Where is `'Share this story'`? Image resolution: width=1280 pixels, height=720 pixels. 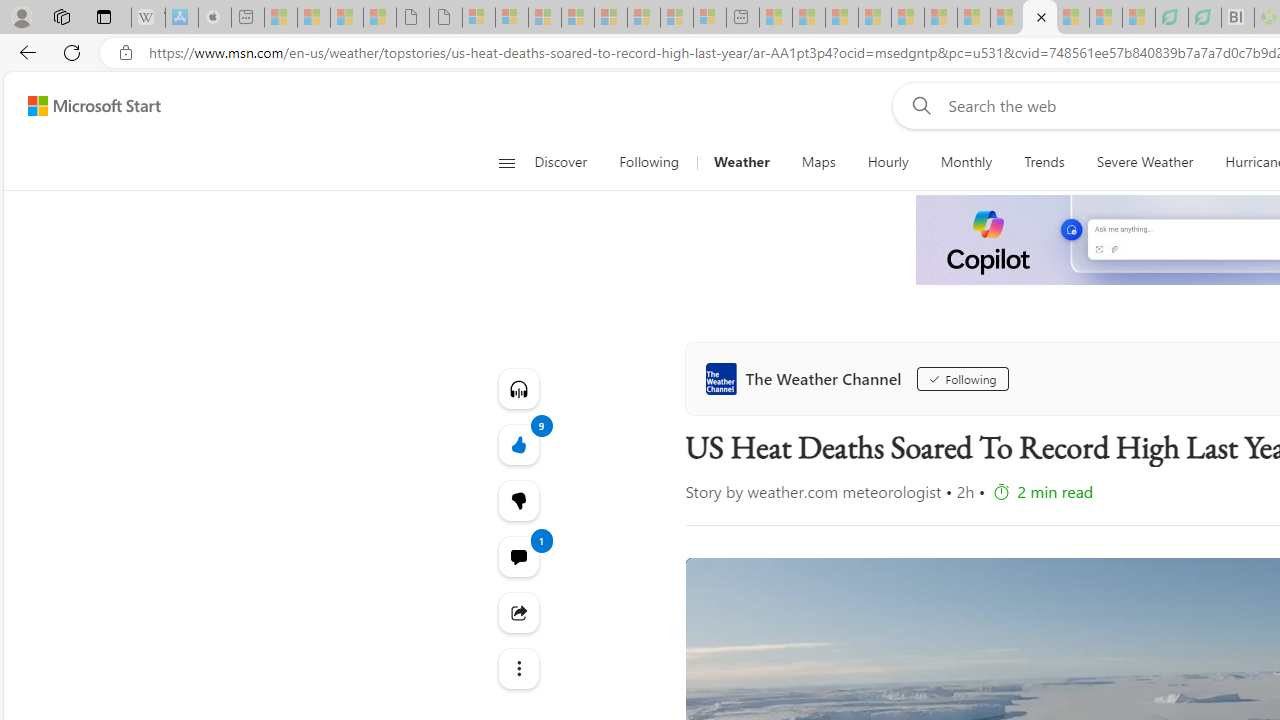 'Share this story' is located at coordinates (518, 612).